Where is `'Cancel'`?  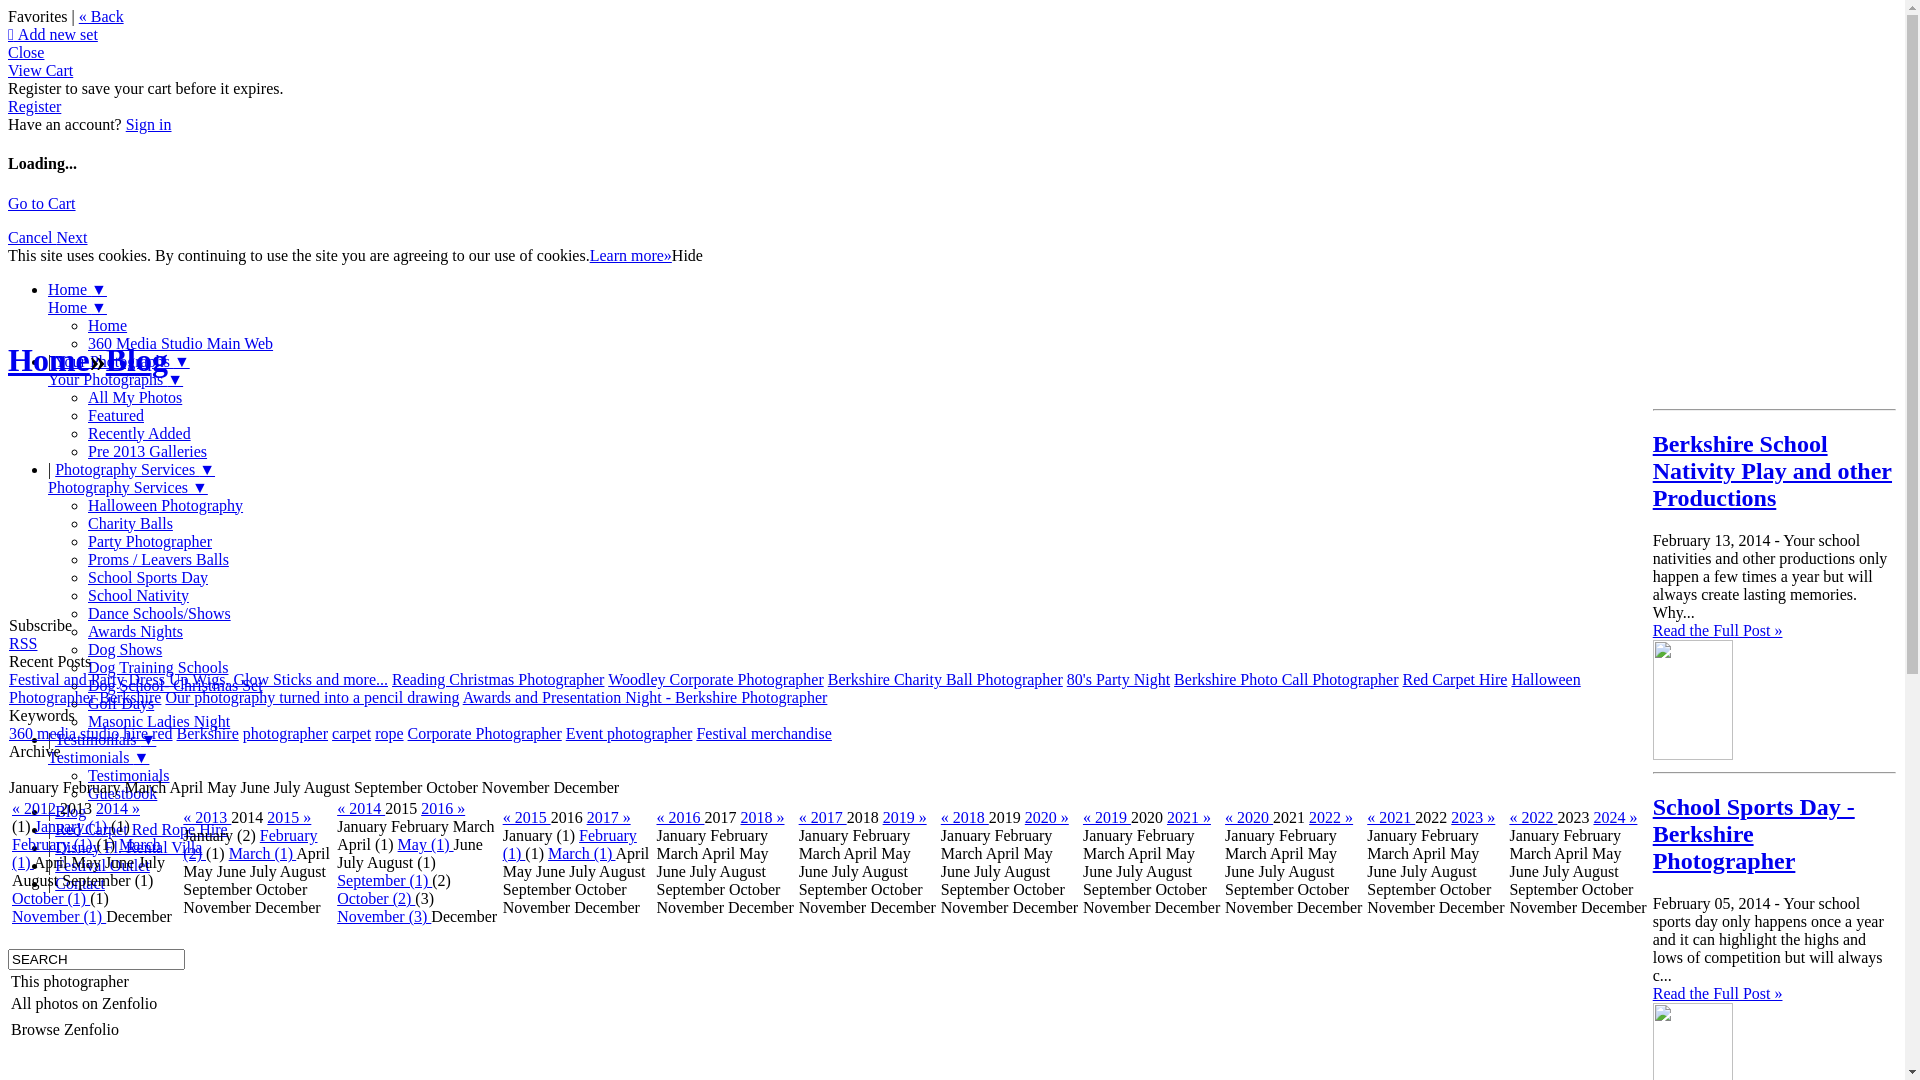 'Cancel' is located at coordinates (32, 236).